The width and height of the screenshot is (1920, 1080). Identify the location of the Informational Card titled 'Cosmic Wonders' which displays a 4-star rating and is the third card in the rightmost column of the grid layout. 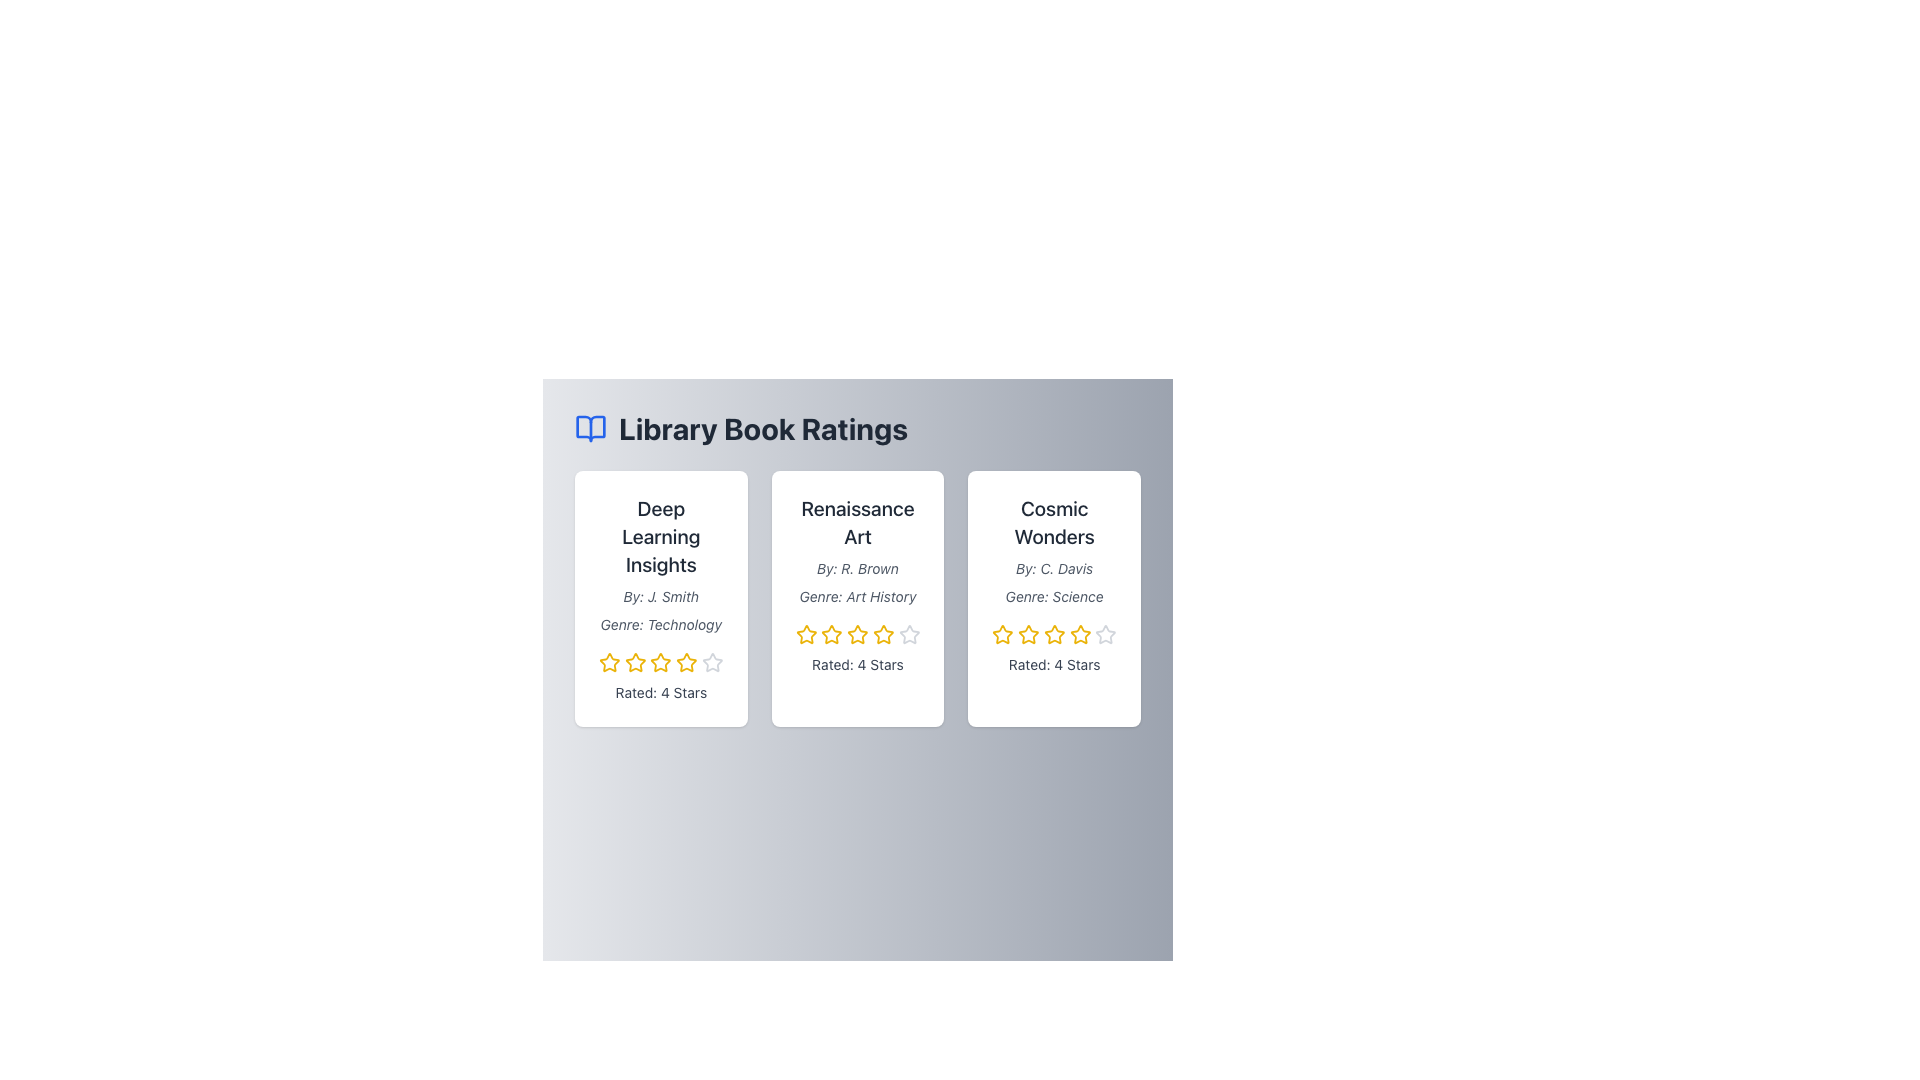
(1053, 597).